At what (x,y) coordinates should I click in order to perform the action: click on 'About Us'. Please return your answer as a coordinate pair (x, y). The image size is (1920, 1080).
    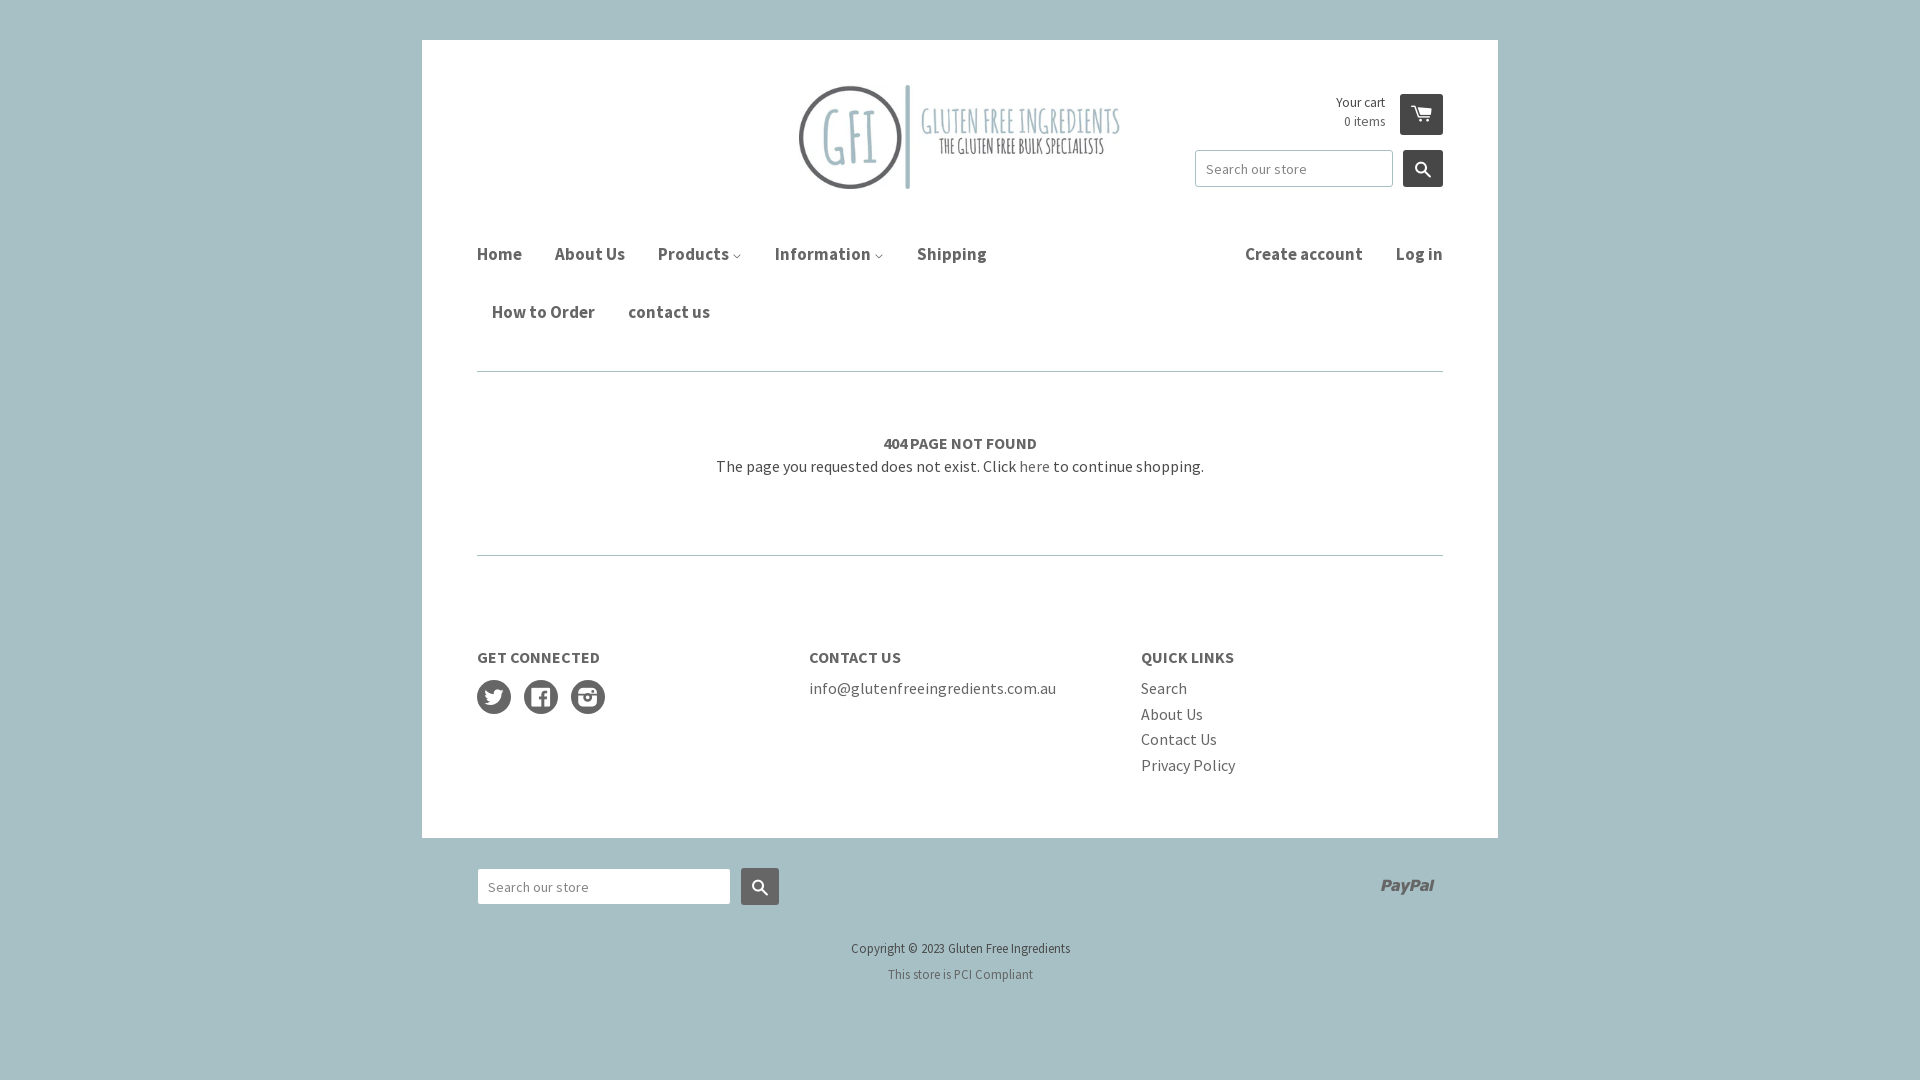
    Looking at the image, I should click on (589, 253).